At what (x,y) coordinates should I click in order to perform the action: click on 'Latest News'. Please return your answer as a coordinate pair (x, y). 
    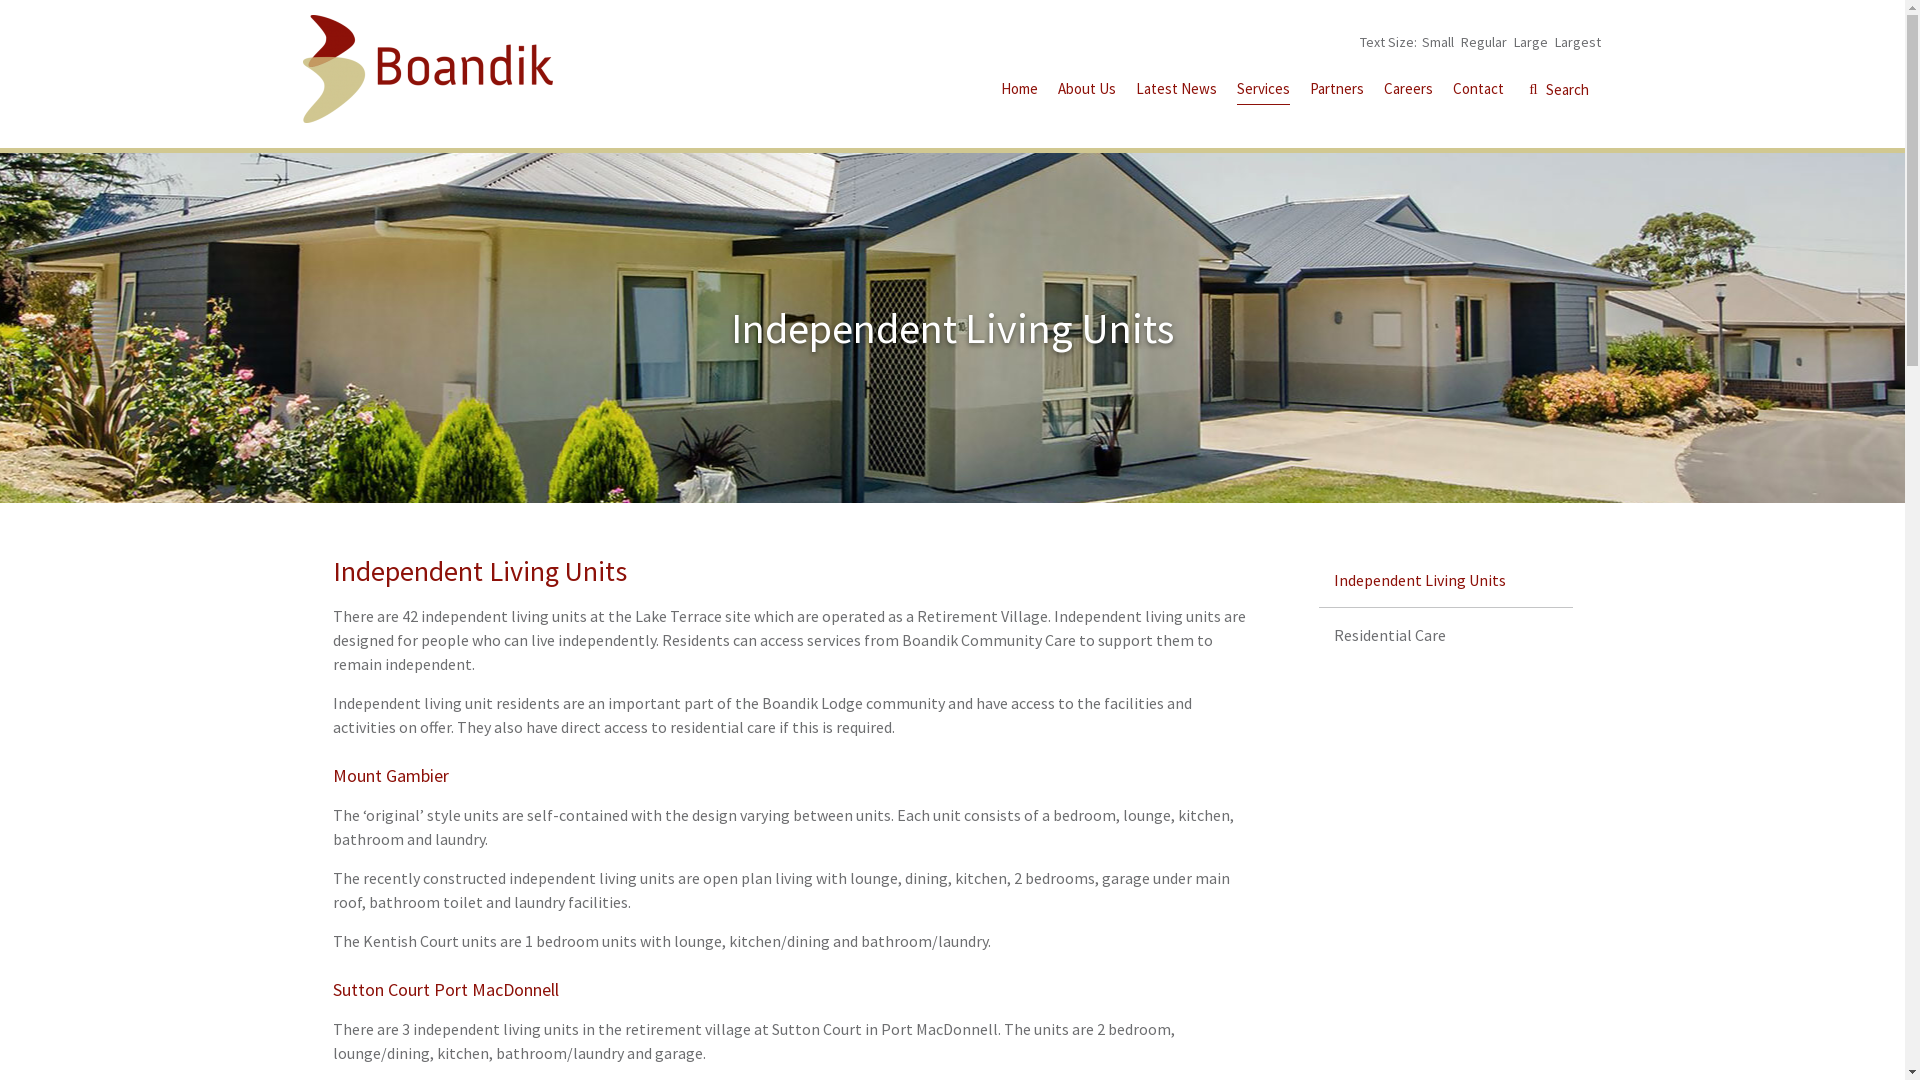
    Looking at the image, I should click on (1176, 91).